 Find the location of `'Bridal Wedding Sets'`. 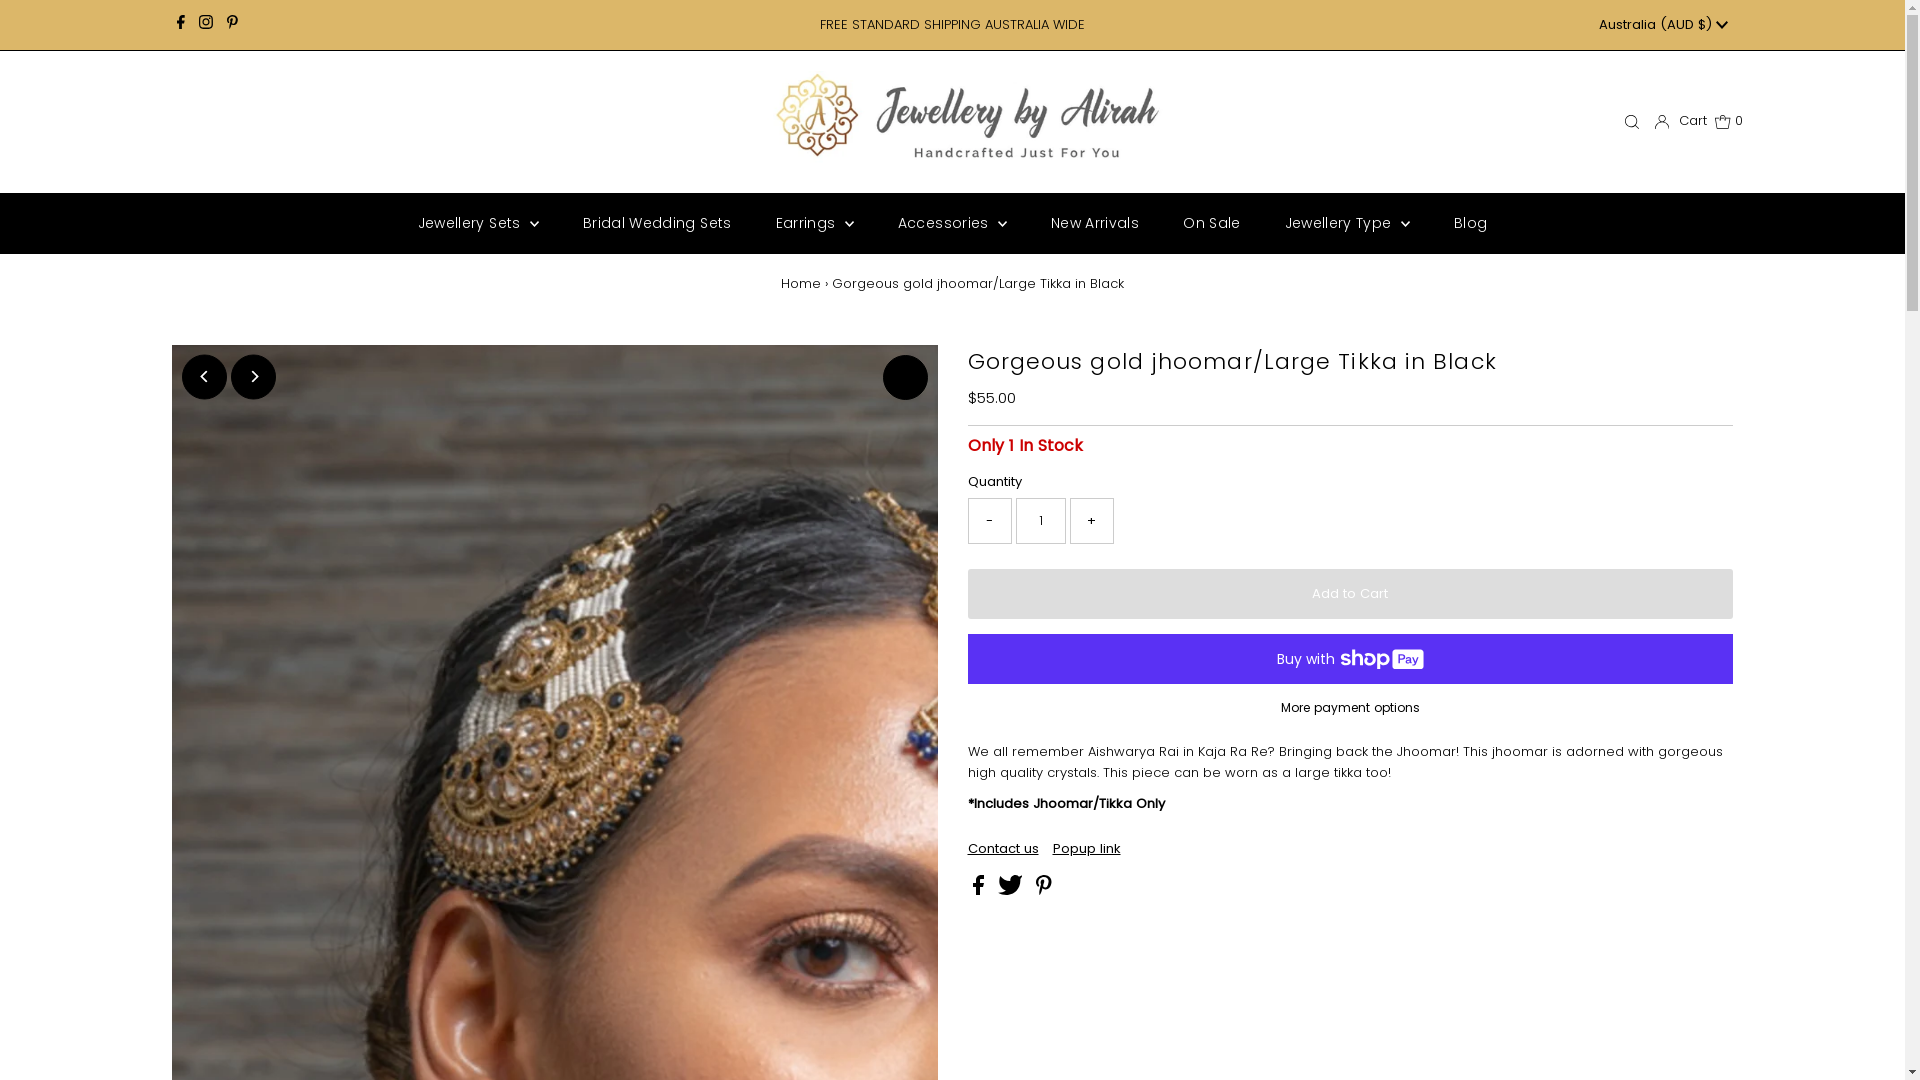

'Bridal Wedding Sets' is located at coordinates (561, 223).